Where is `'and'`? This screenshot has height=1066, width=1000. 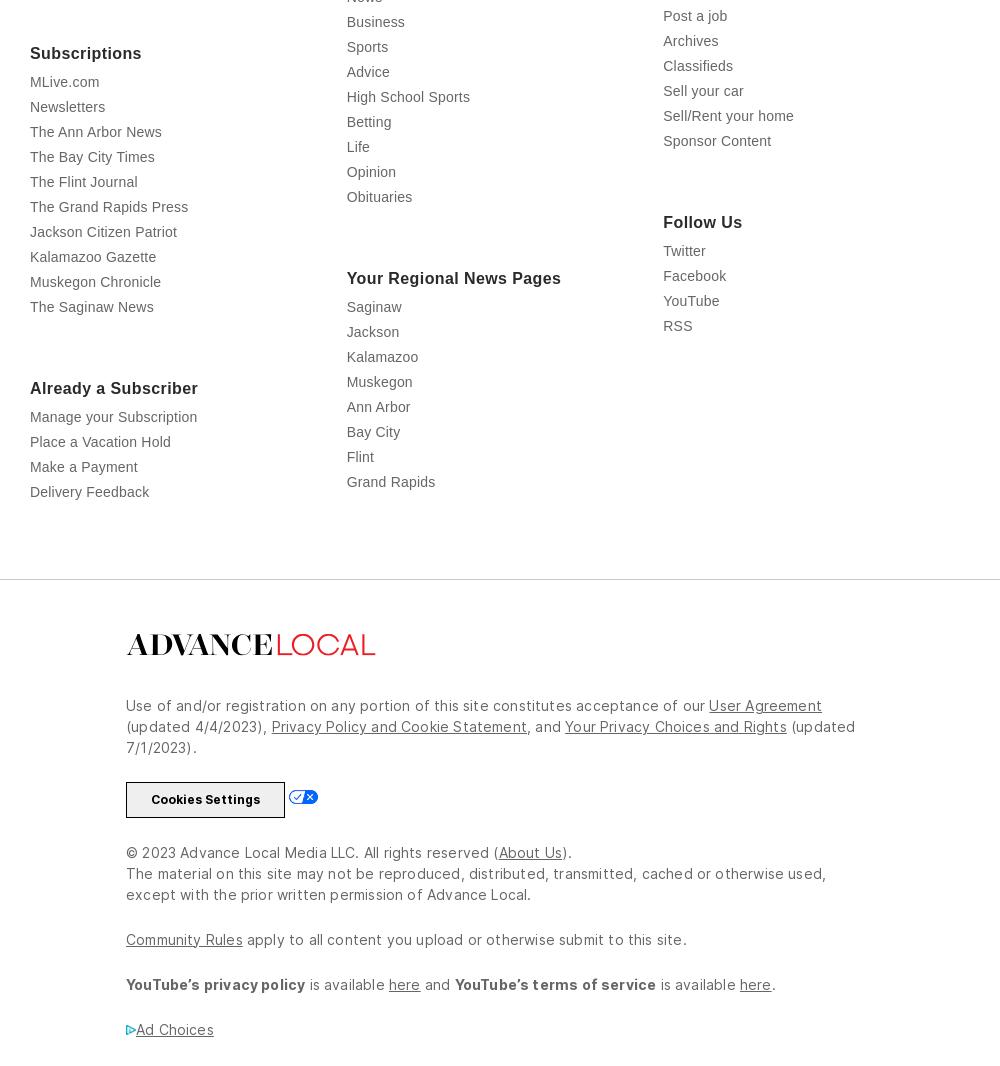
'and' is located at coordinates (550, 814).